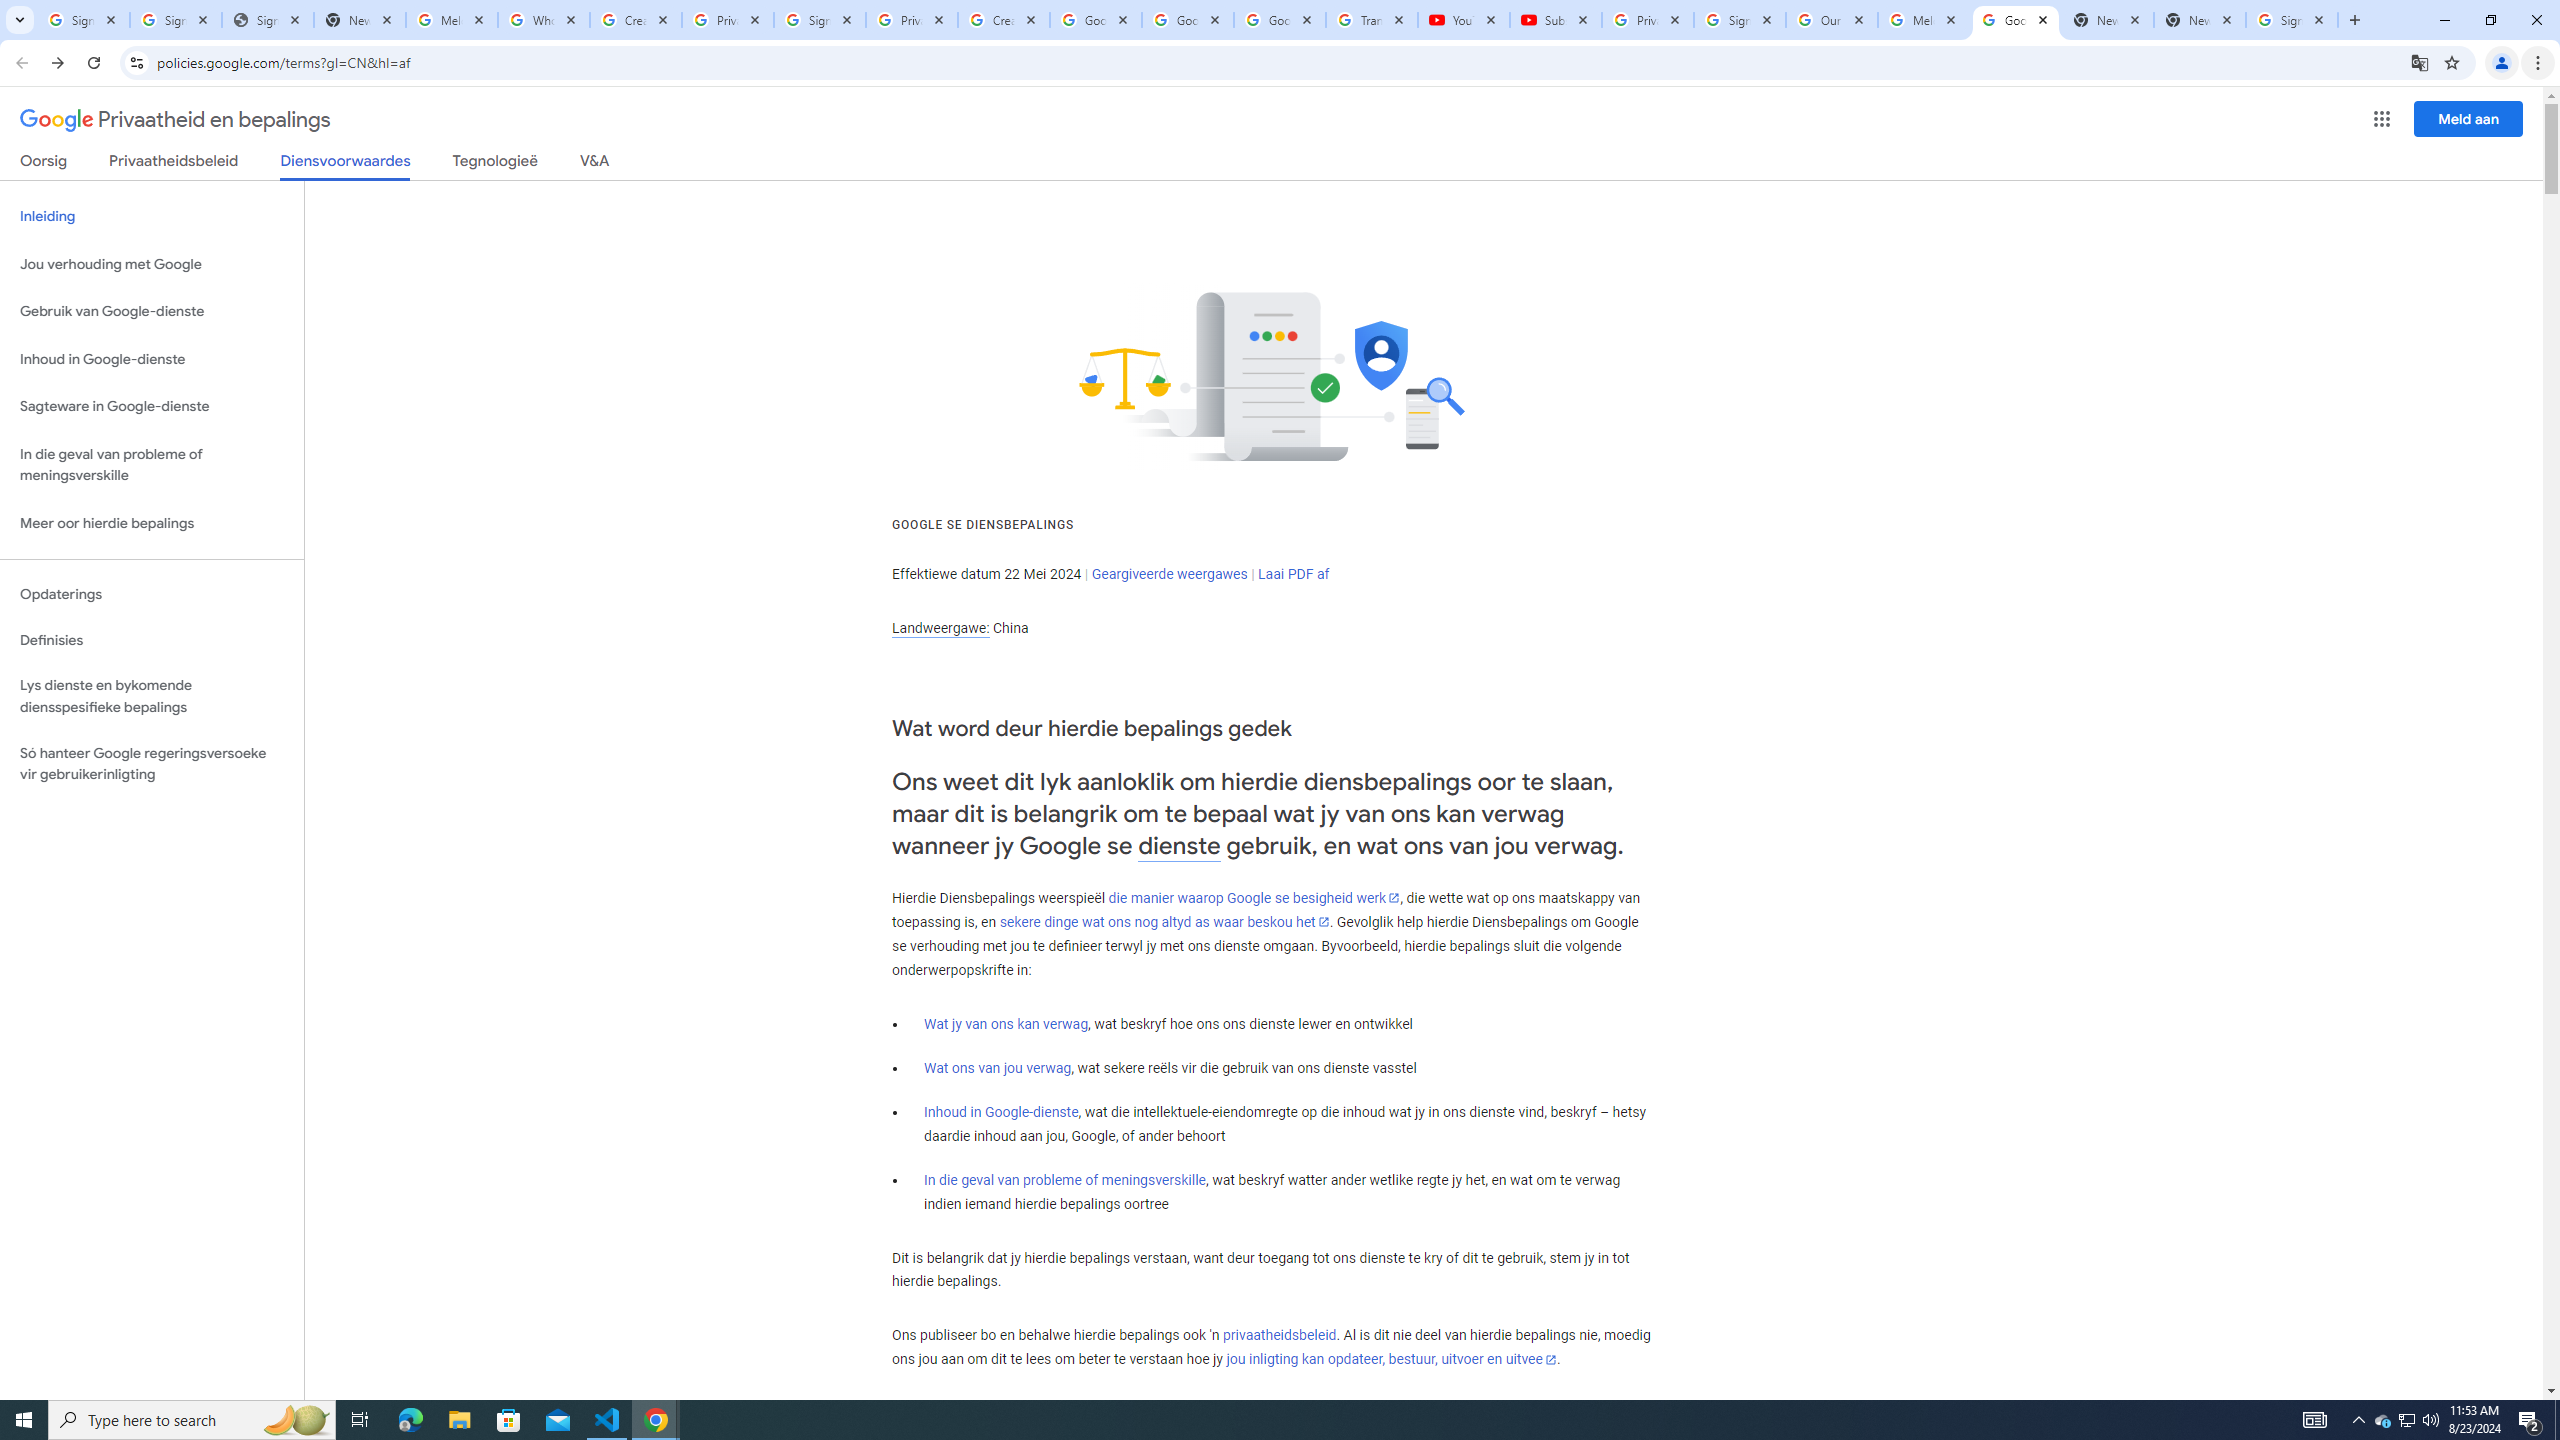 Image resolution: width=2560 pixels, height=1440 pixels. I want to click on 'dienste', so click(1179, 846).